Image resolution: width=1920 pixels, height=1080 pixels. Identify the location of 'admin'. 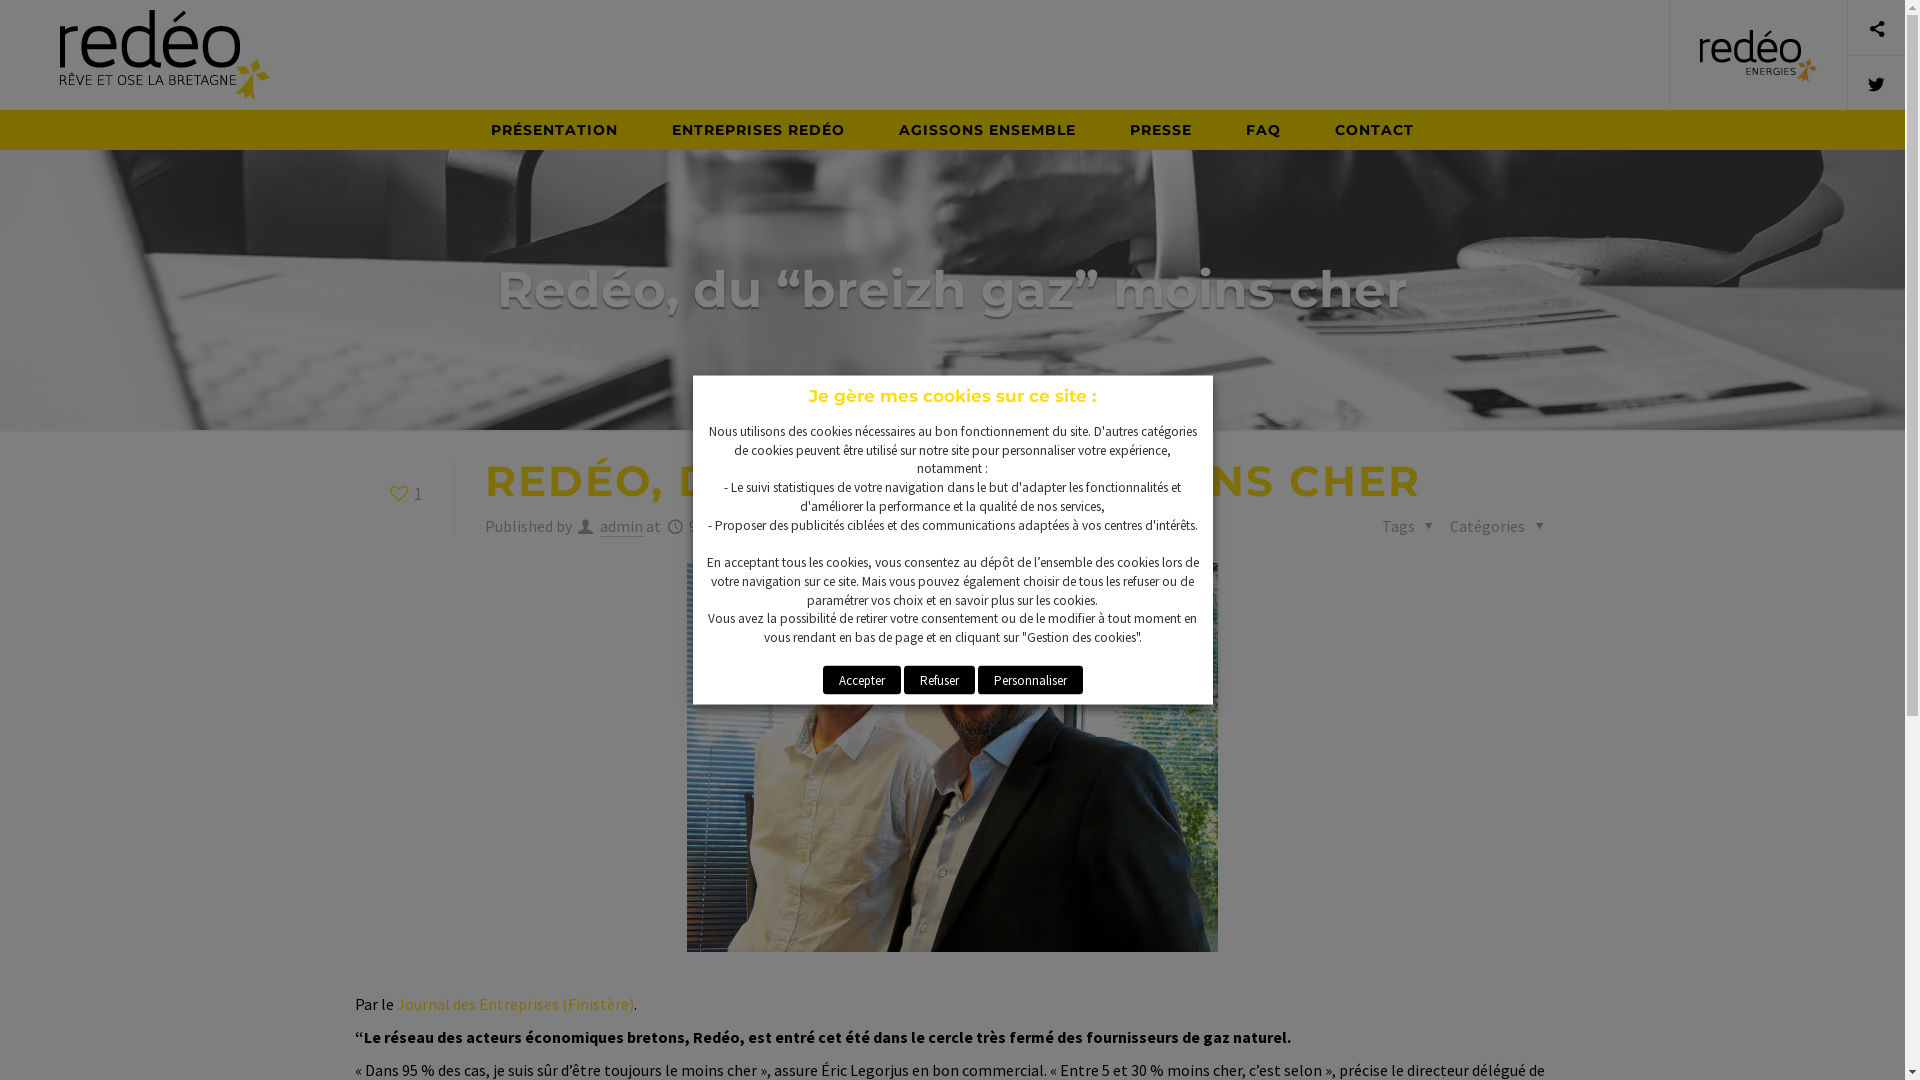
(620, 525).